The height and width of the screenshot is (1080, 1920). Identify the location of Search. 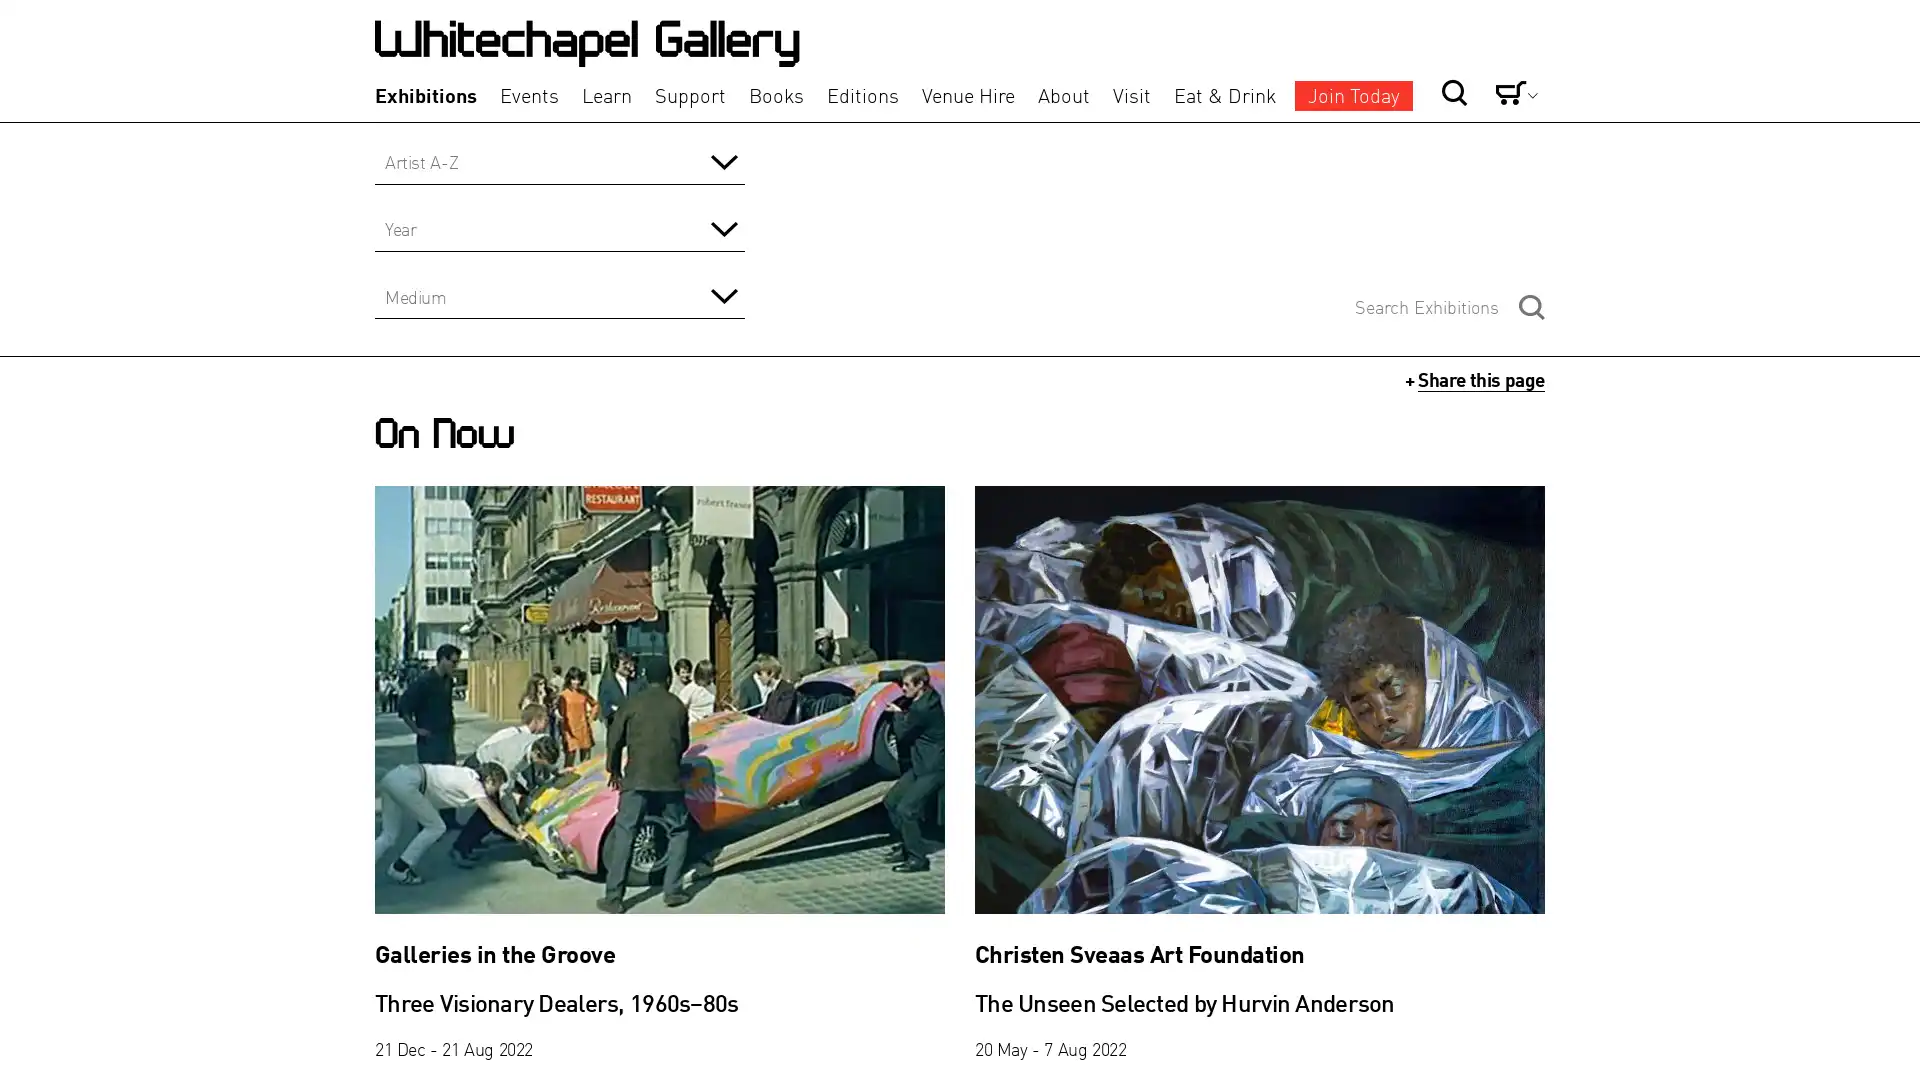
(1530, 307).